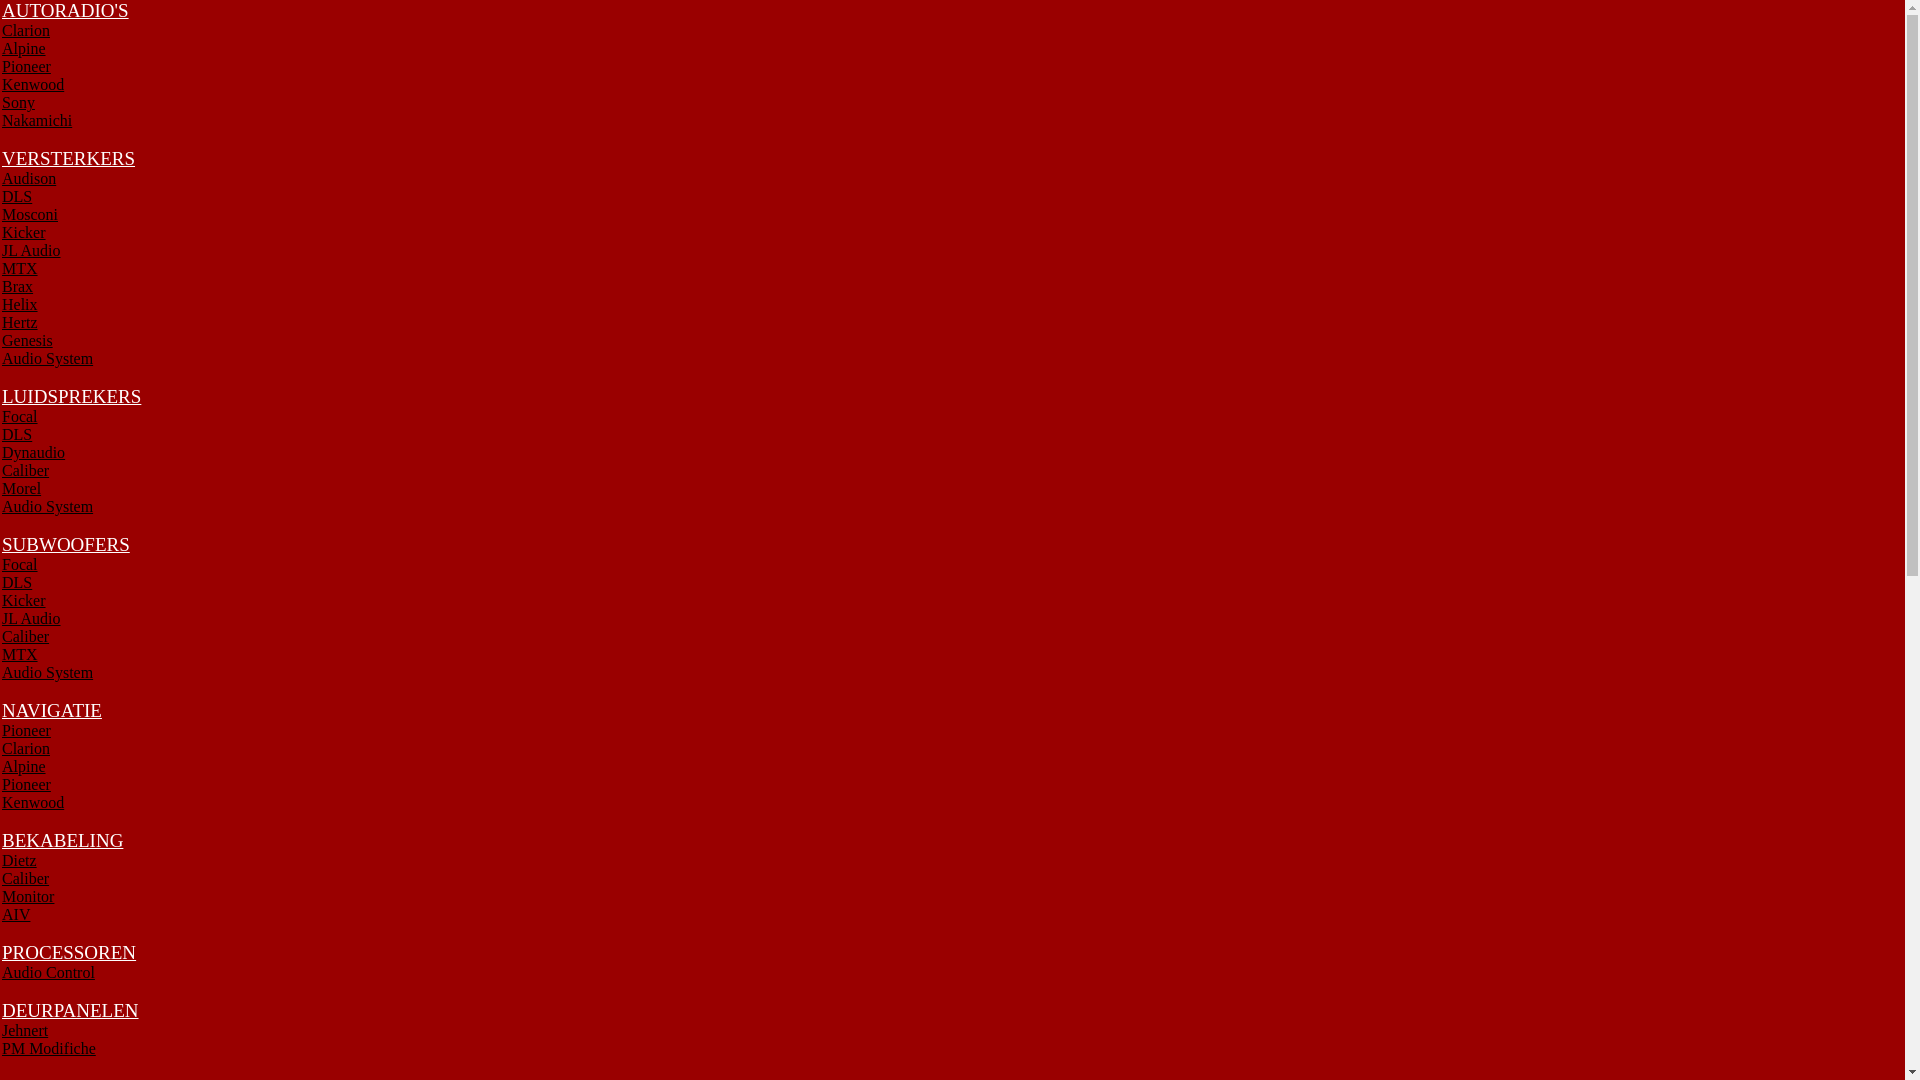  Describe the element at coordinates (33, 801) in the screenshot. I see `'Kenwood'` at that location.